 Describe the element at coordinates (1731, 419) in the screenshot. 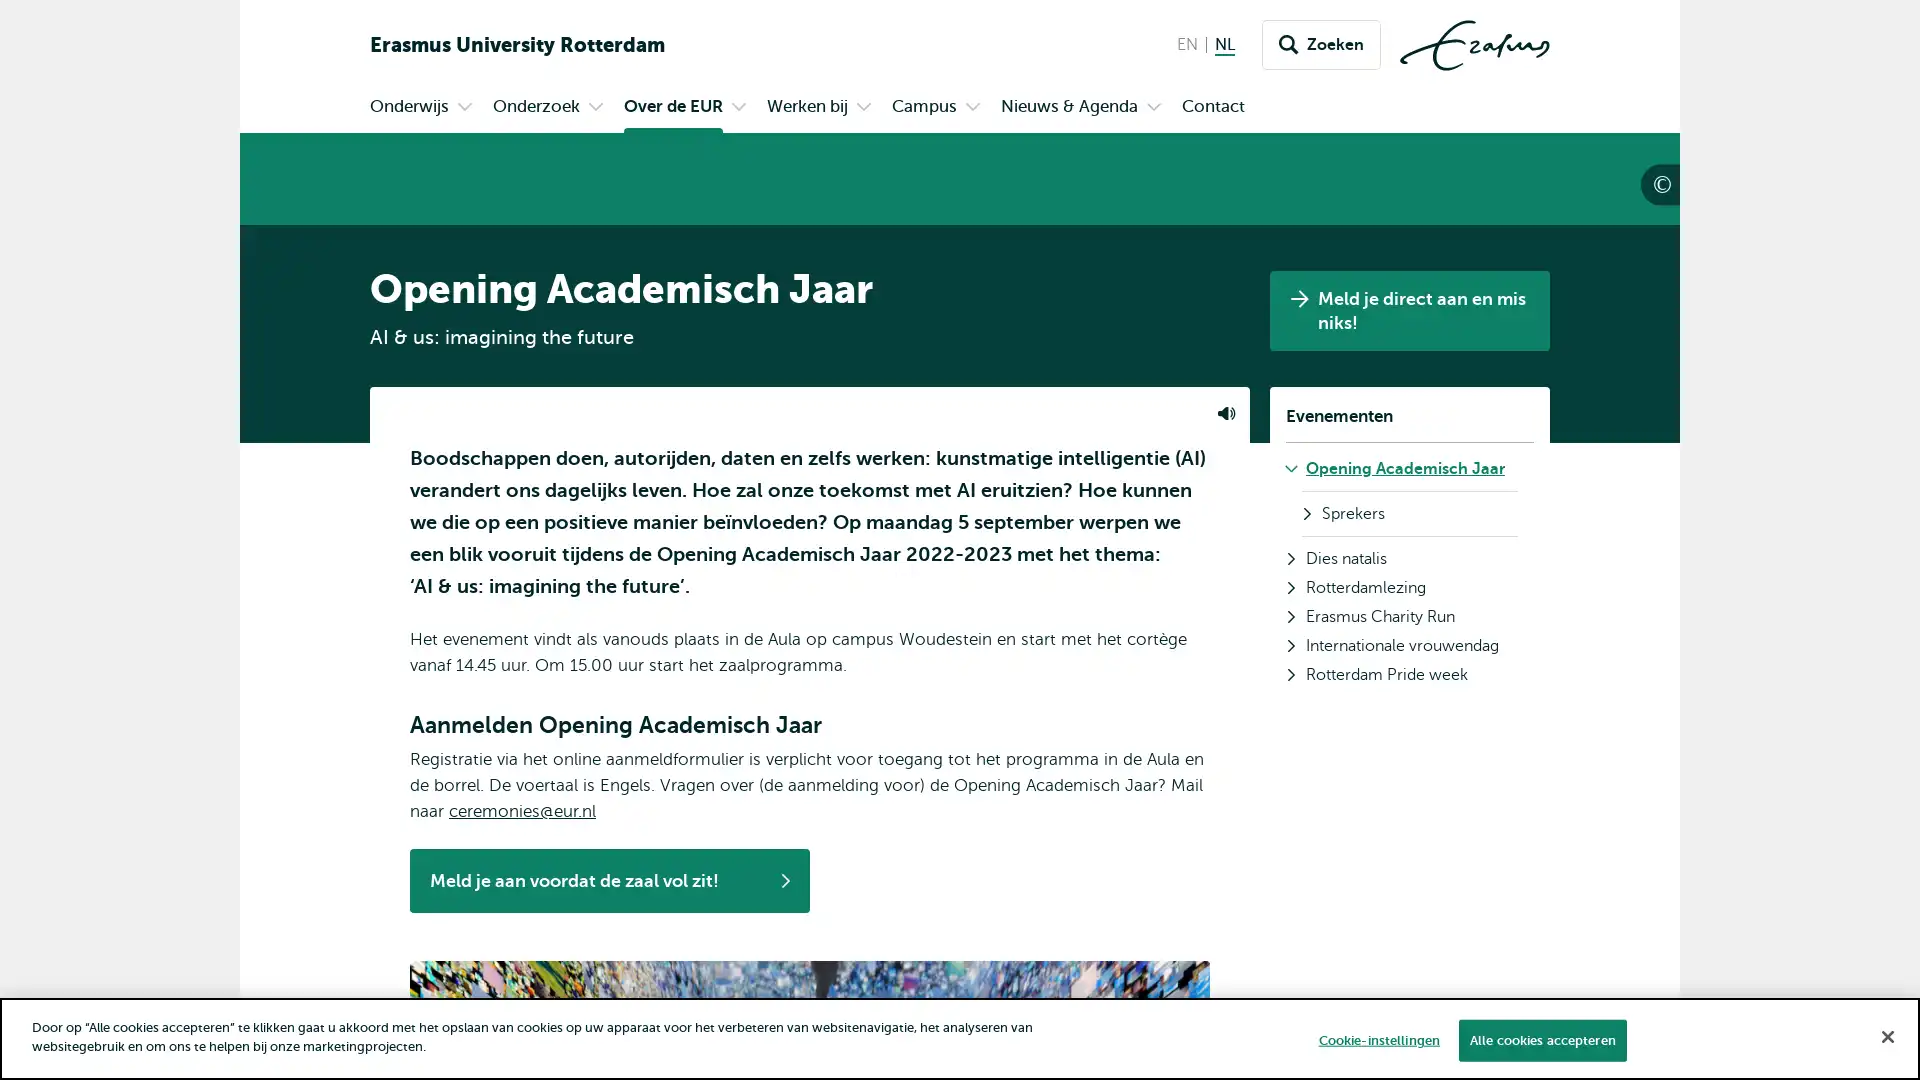

I see `Rafik Anadol` at that location.